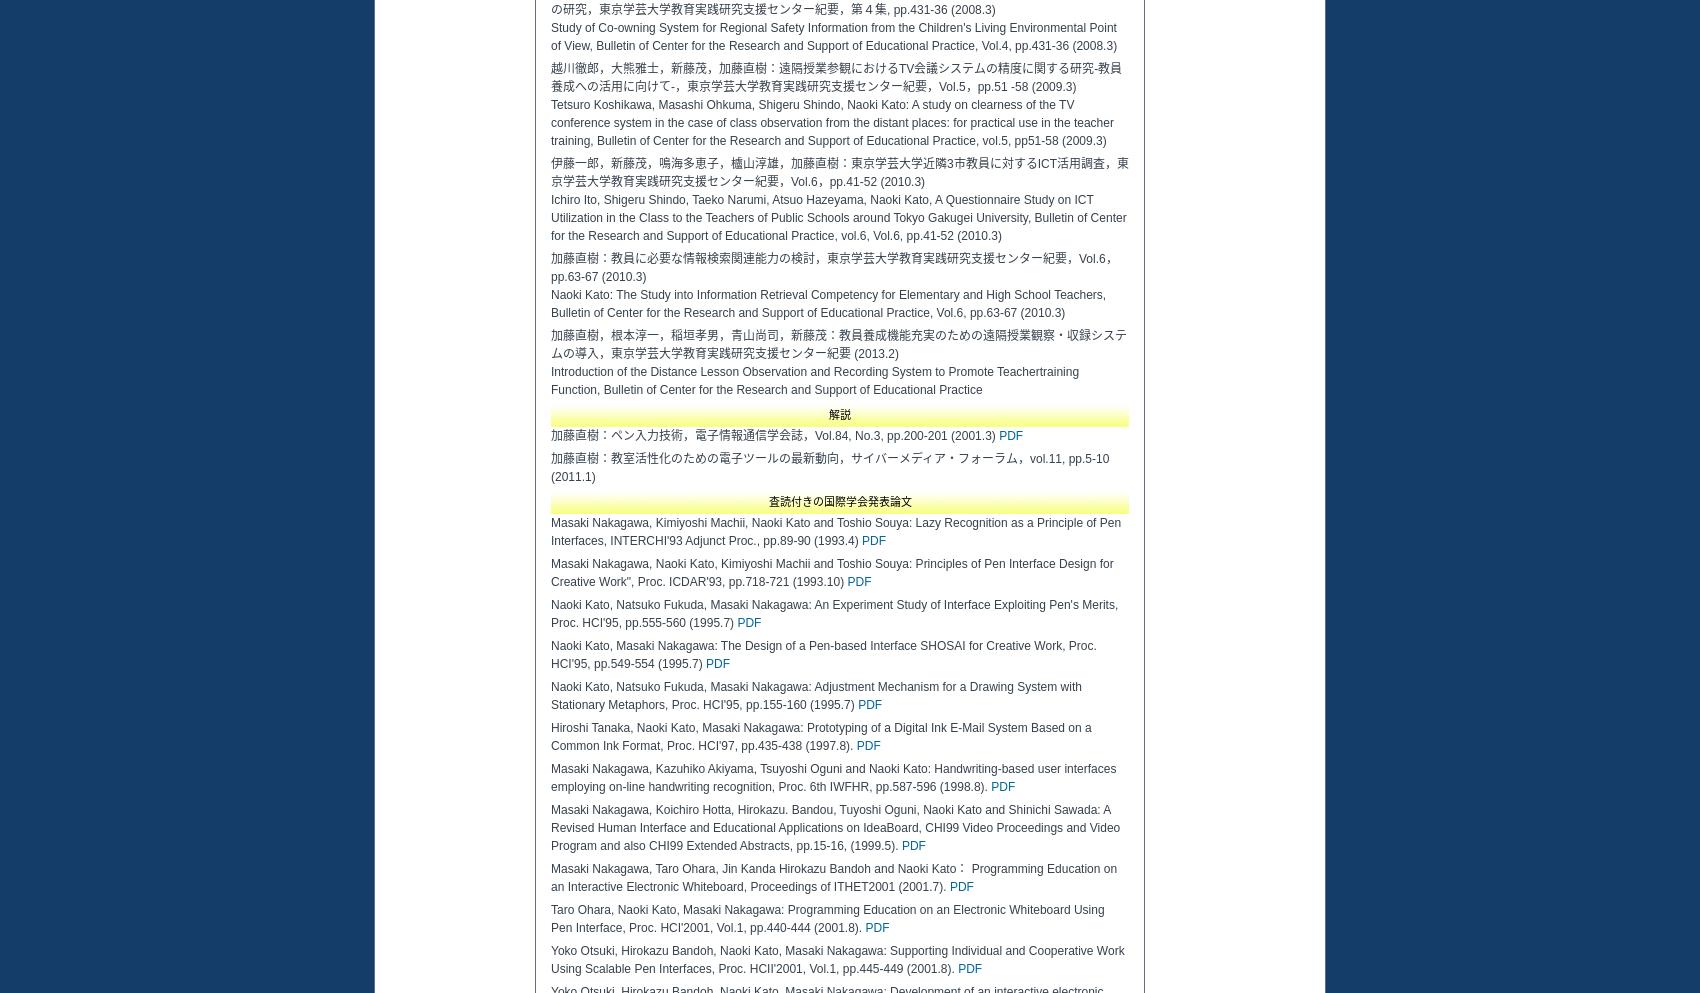  What do you see at coordinates (827, 303) in the screenshot?
I see `'Naoki Kato: The Study into Information Retrieval Competency for Elementary and High School Teachers, Bulletin of Center for the Research and Support of Educational Practice, Vol.6, pp.63-67 (2010.3)'` at bounding box center [827, 303].